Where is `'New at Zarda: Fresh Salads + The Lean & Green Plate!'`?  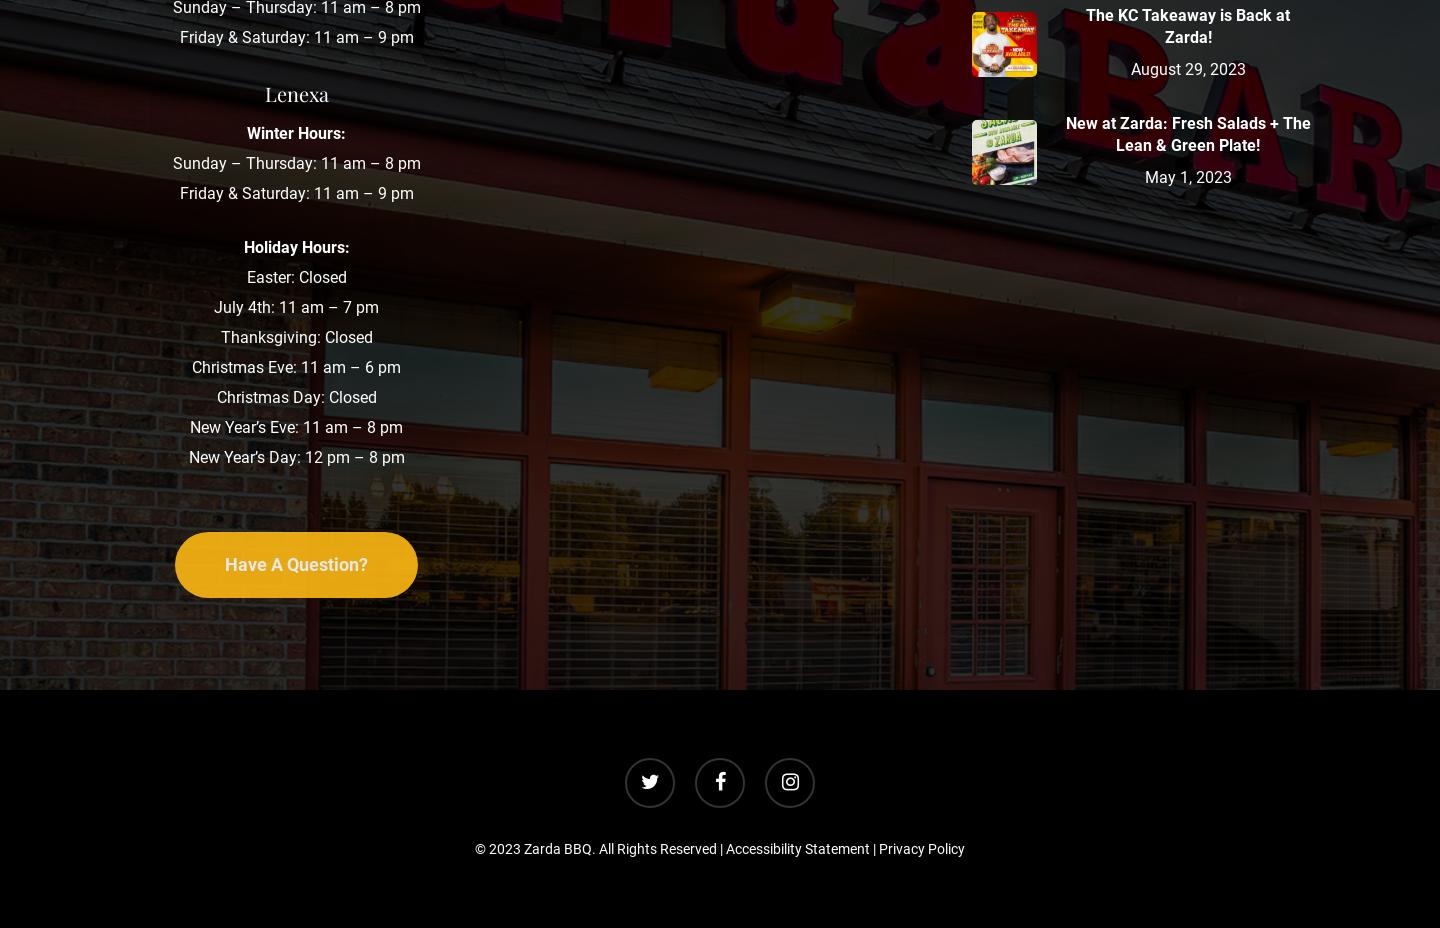 'New at Zarda: Fresh Salads + The Lean & Green Plate!' is located at coordinates (1065, 133).